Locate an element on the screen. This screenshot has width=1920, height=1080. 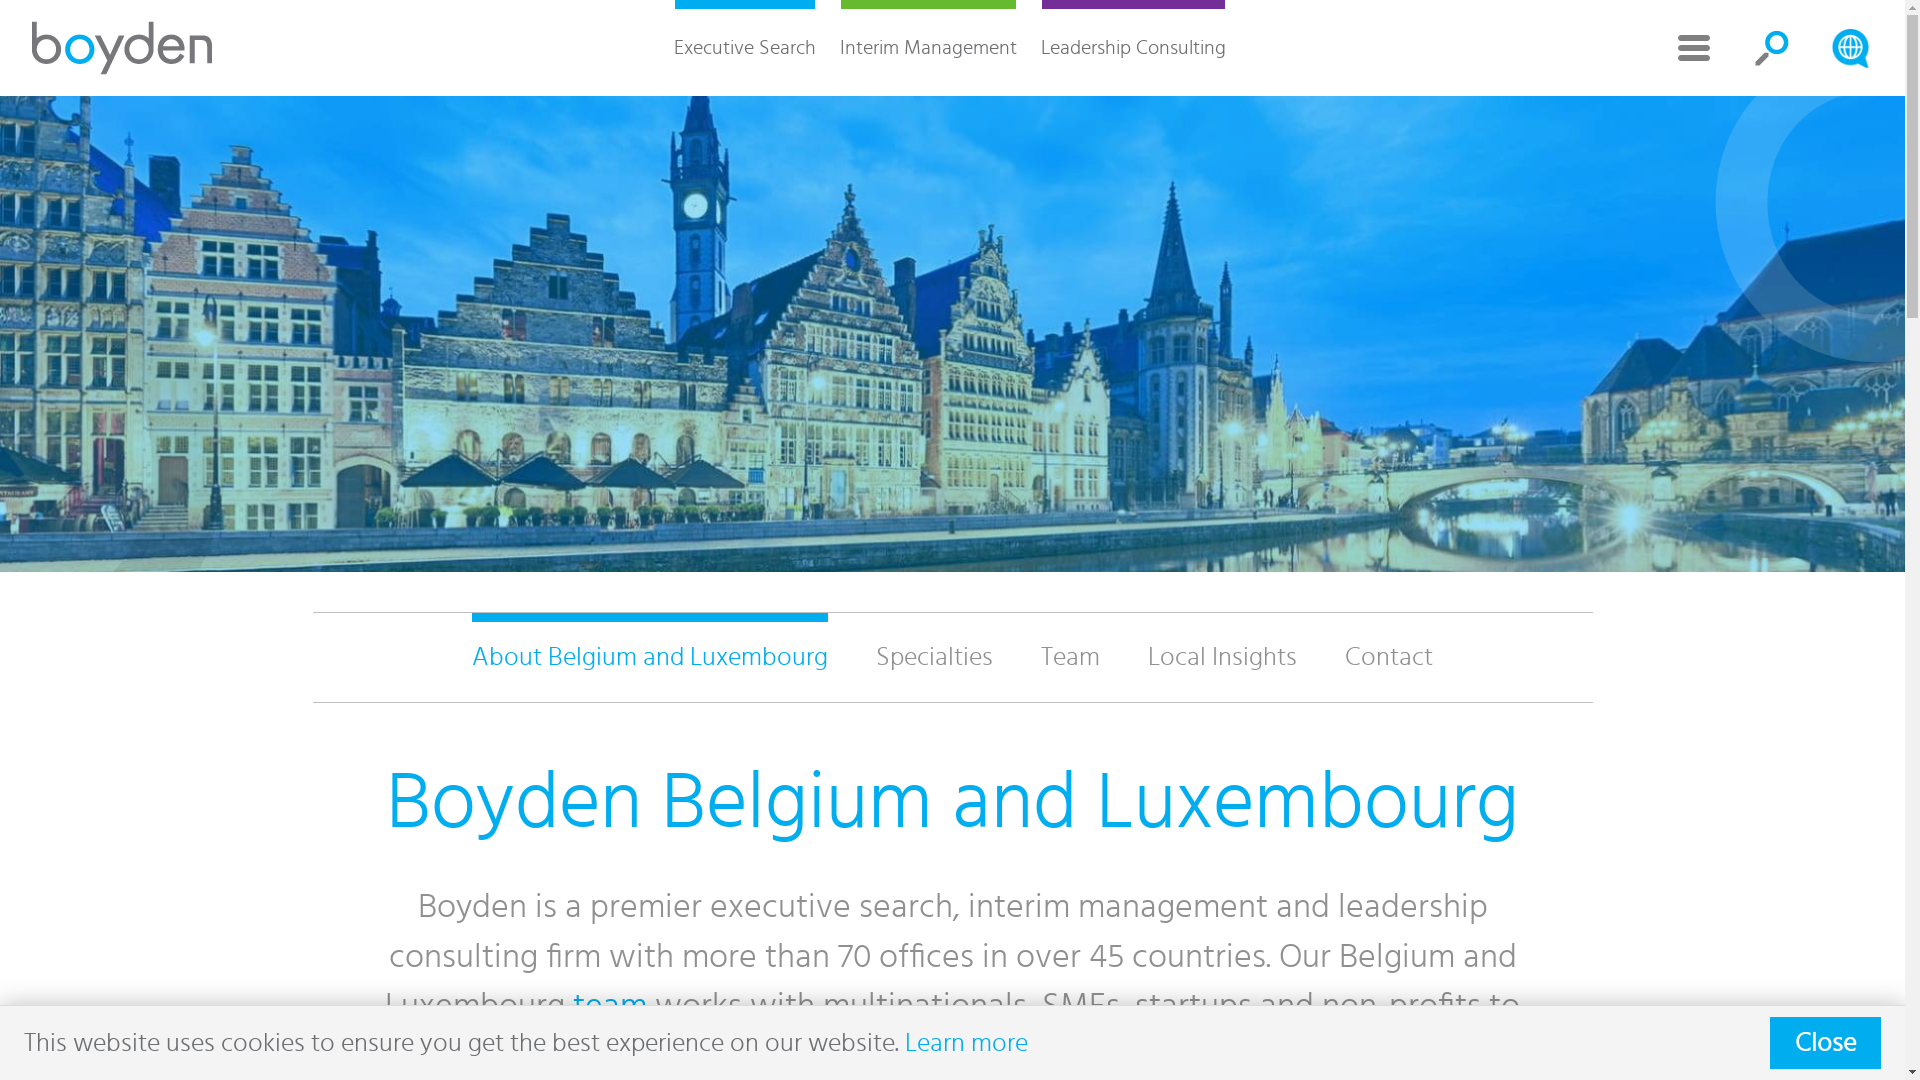
'Contact' is located at coordinates (1387, 657).